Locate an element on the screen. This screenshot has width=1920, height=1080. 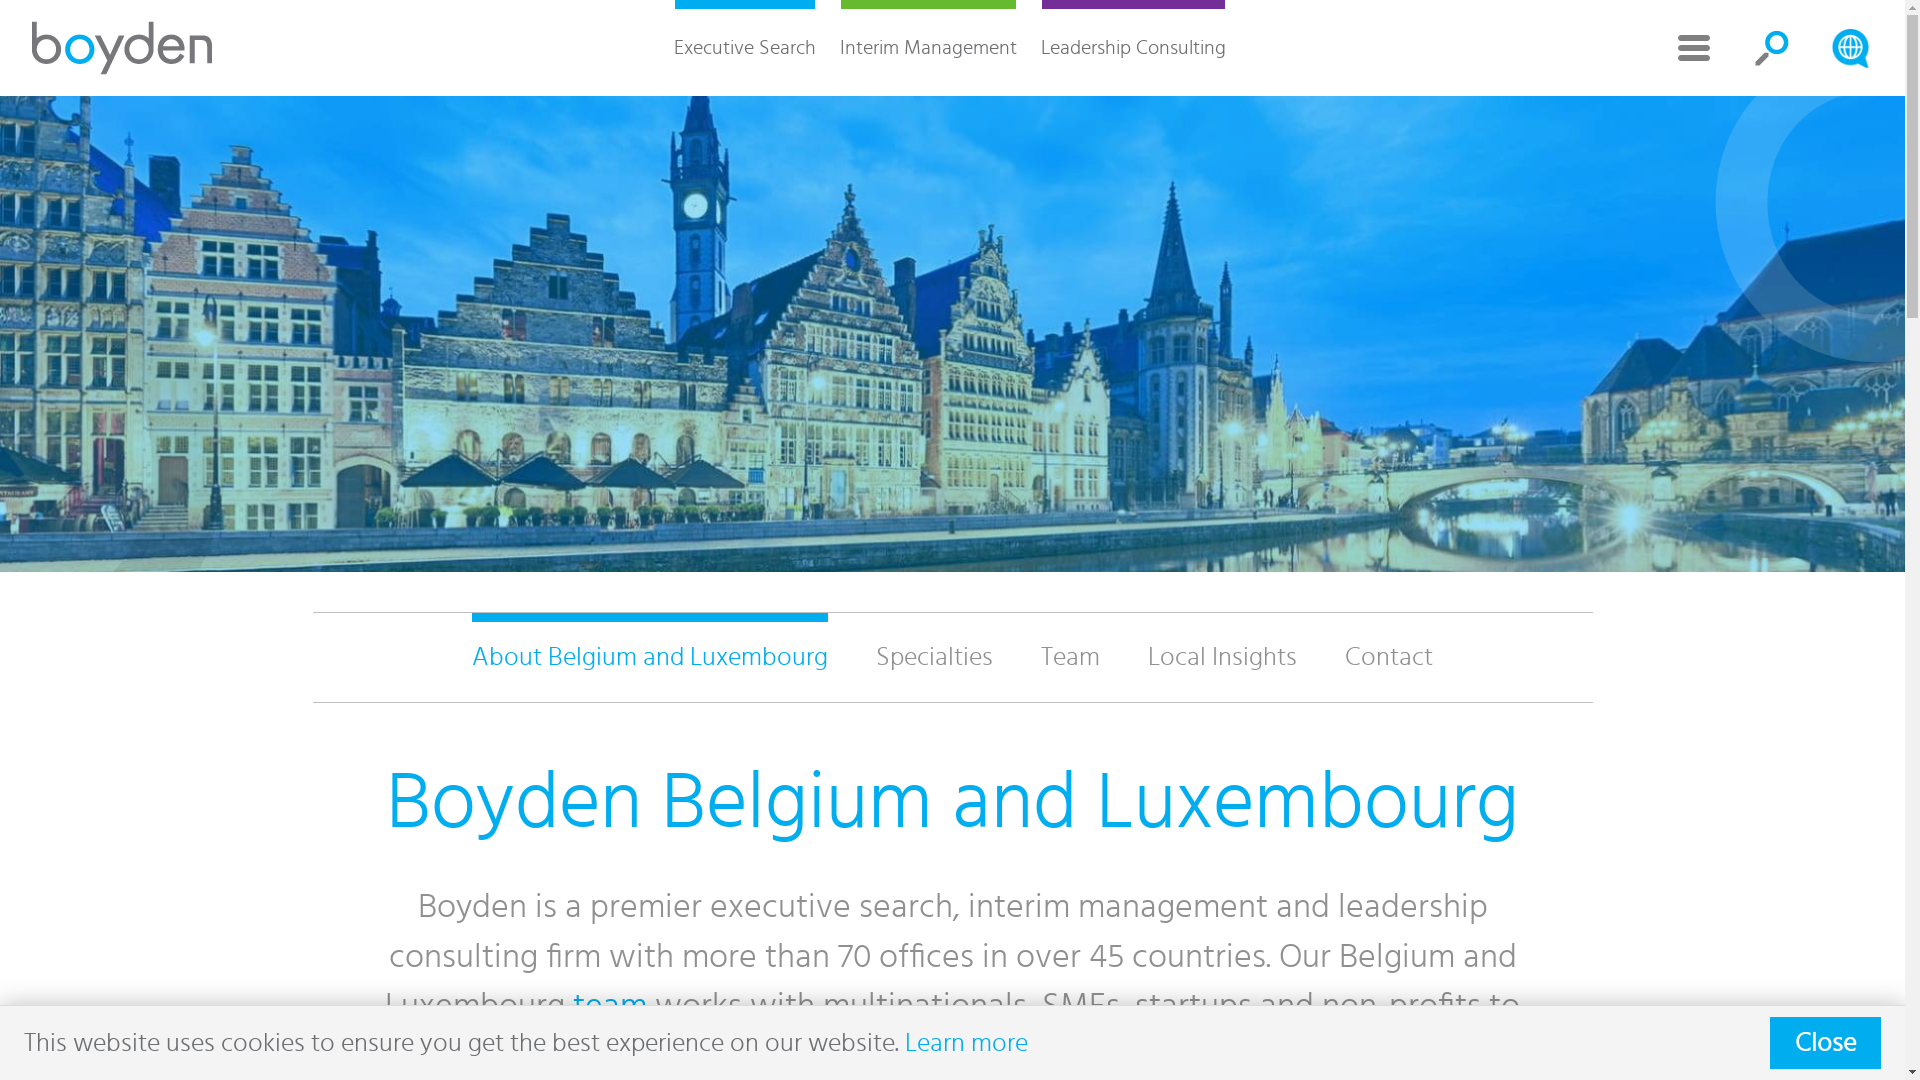
'Contact' is located at coordinates (1387, 657).